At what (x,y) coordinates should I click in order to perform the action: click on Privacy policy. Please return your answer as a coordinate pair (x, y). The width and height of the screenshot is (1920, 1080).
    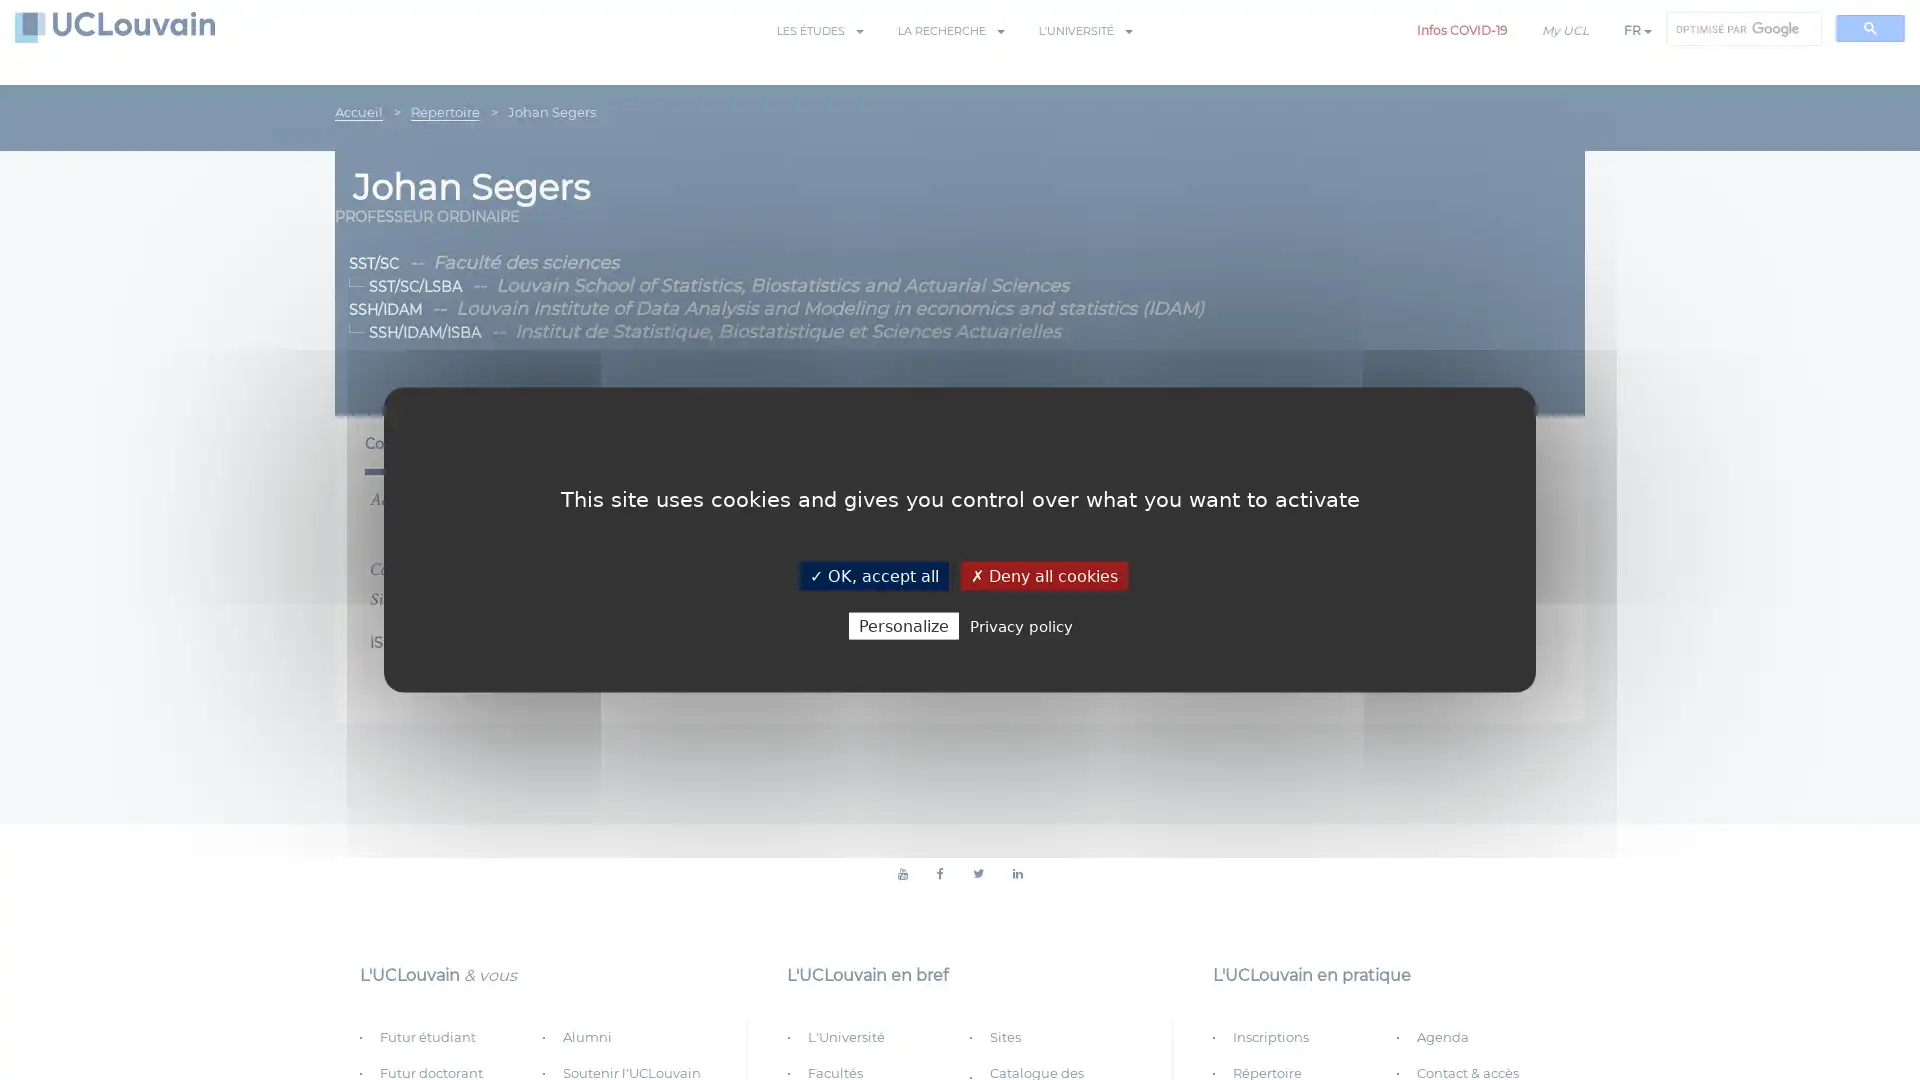
    Looking at the image, I should click on (1020, 624).